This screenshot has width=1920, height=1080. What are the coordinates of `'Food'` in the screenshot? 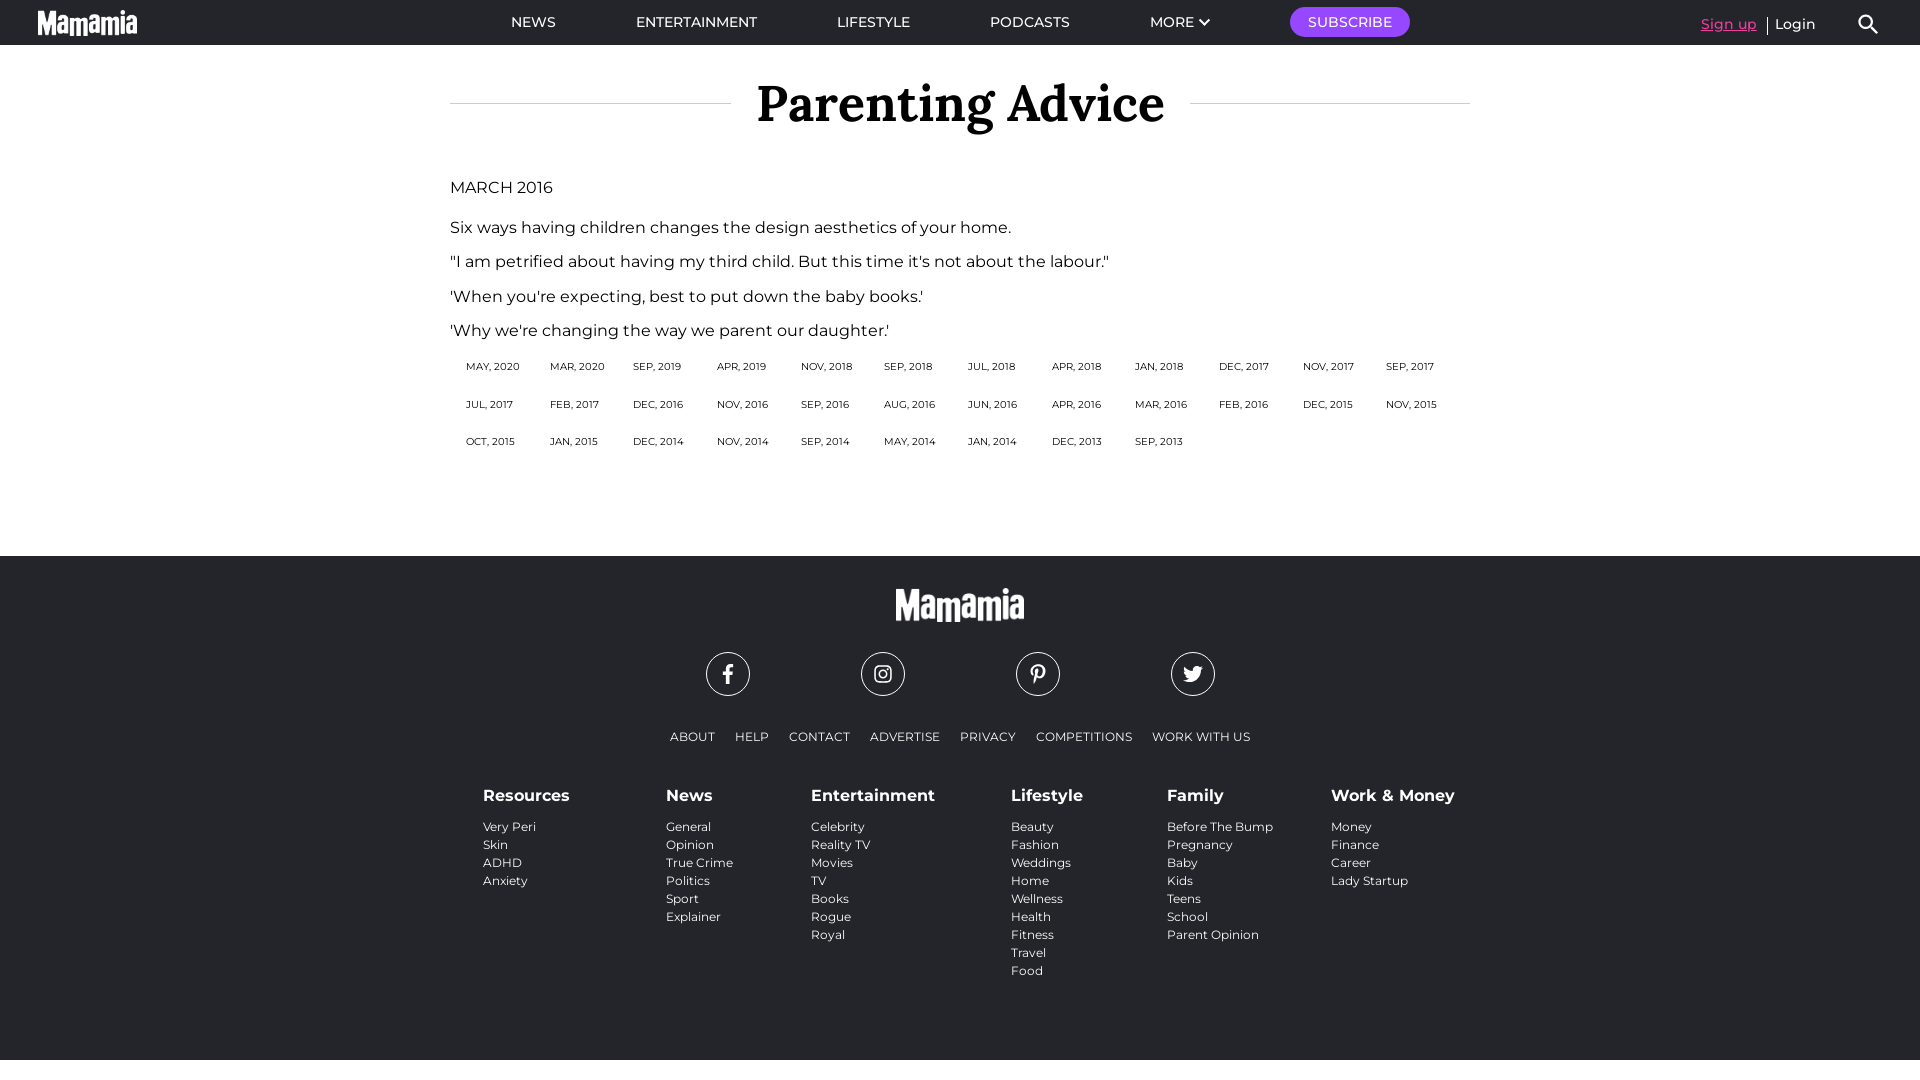 It's located at (1027, 969).